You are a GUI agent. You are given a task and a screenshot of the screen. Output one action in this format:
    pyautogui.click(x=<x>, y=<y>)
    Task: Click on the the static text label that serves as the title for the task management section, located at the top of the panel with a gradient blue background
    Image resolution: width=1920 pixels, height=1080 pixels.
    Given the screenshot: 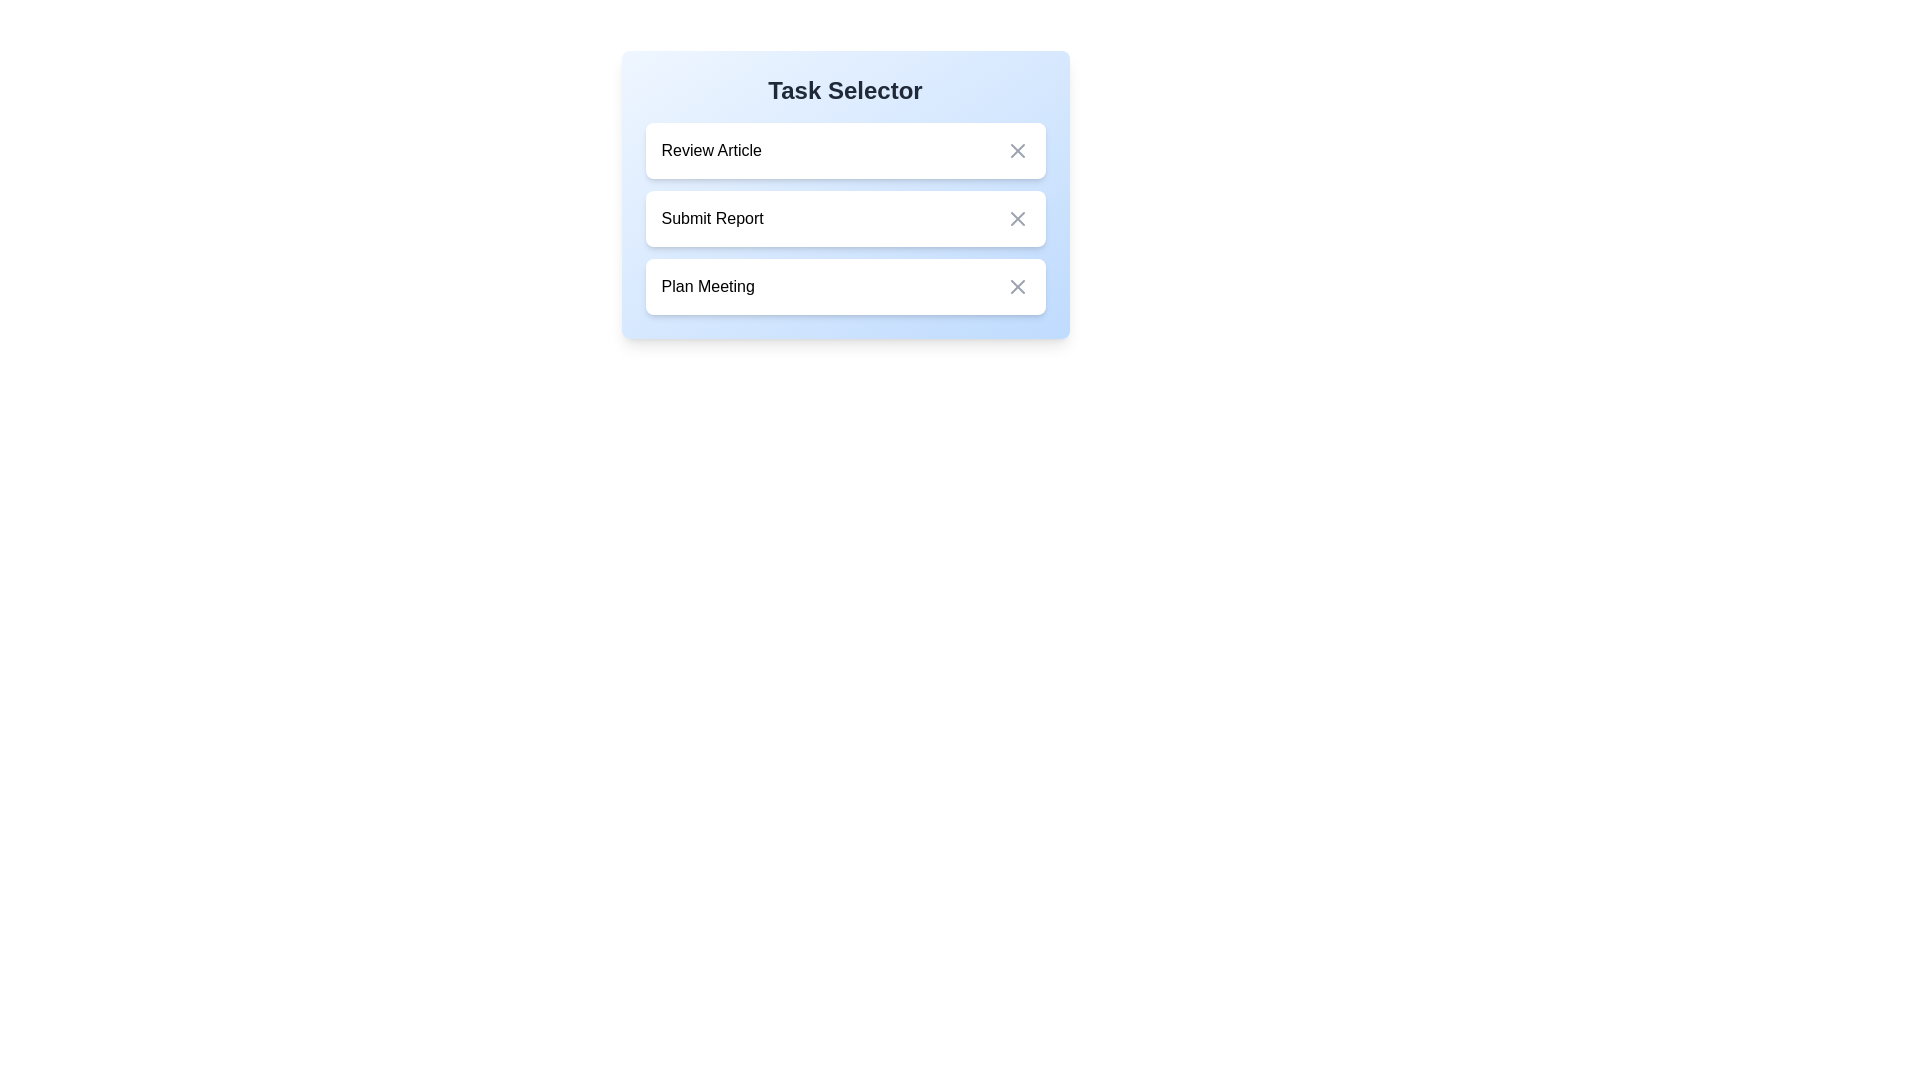 What is the action you would take?
    pyautogui.click(x=845, y=91)
    